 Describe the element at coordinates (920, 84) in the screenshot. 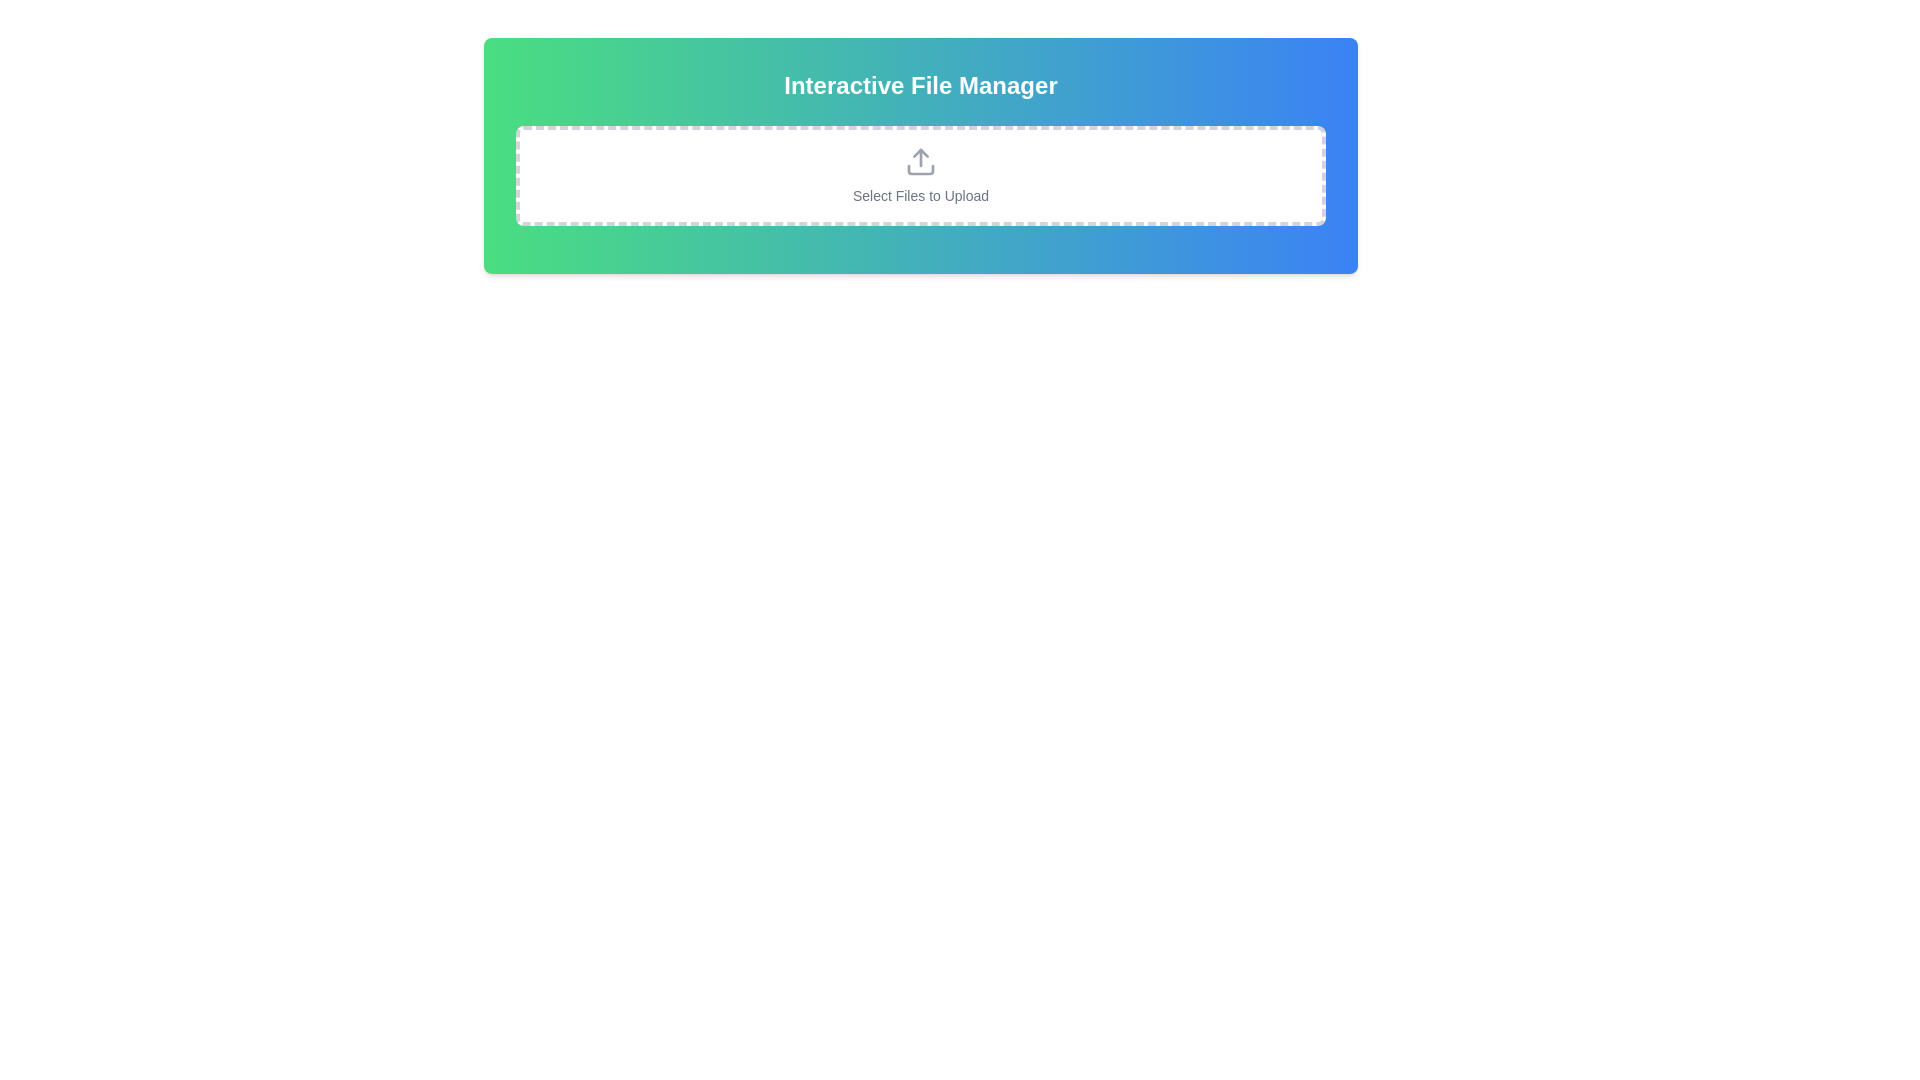

I see `the title text element located at the top of the interface, which serves as a clear identifier for the application` at that location.